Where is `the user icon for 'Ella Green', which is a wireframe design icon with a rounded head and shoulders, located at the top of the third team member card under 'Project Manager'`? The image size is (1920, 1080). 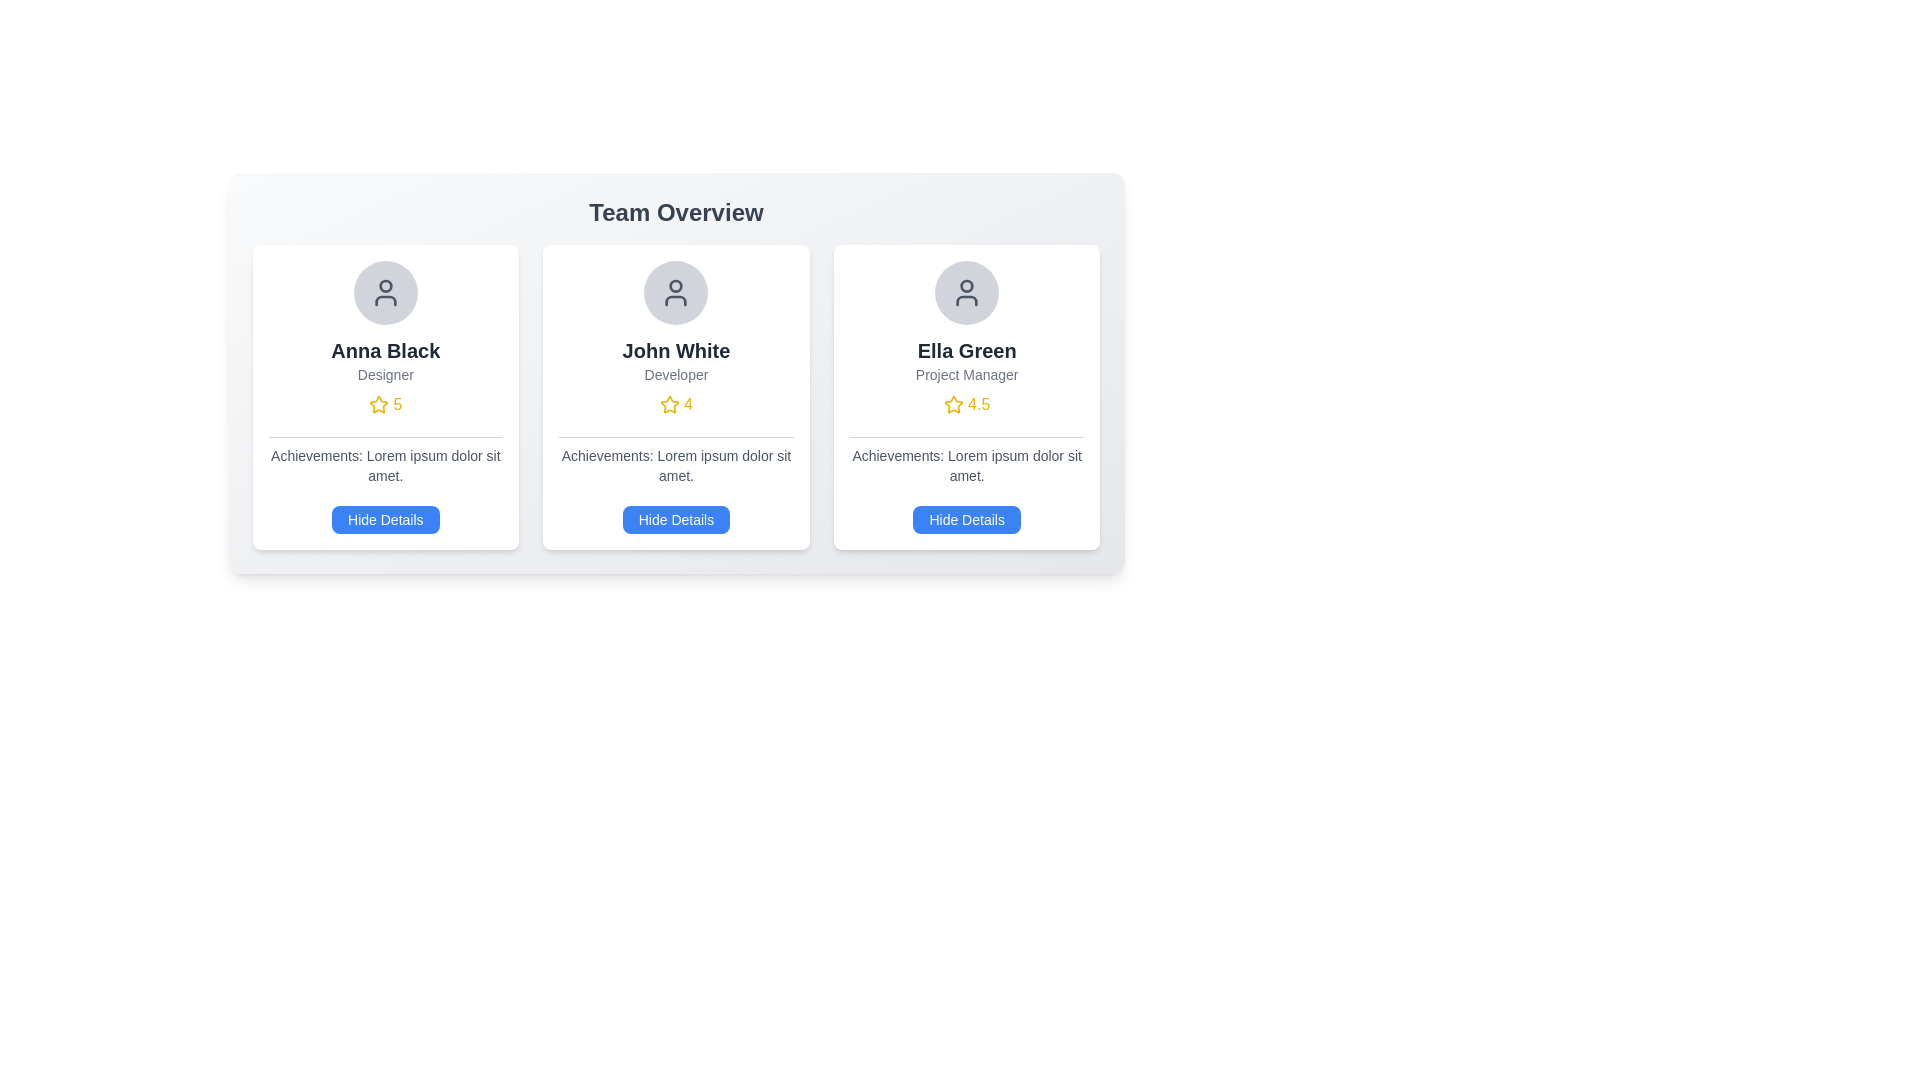
the user icon for 'Ella Green', which is a wireframe design icon with a rounded head and shoulders, located at the top of the third team member card under 'Project Manager' is located at coordinates (967, 293).